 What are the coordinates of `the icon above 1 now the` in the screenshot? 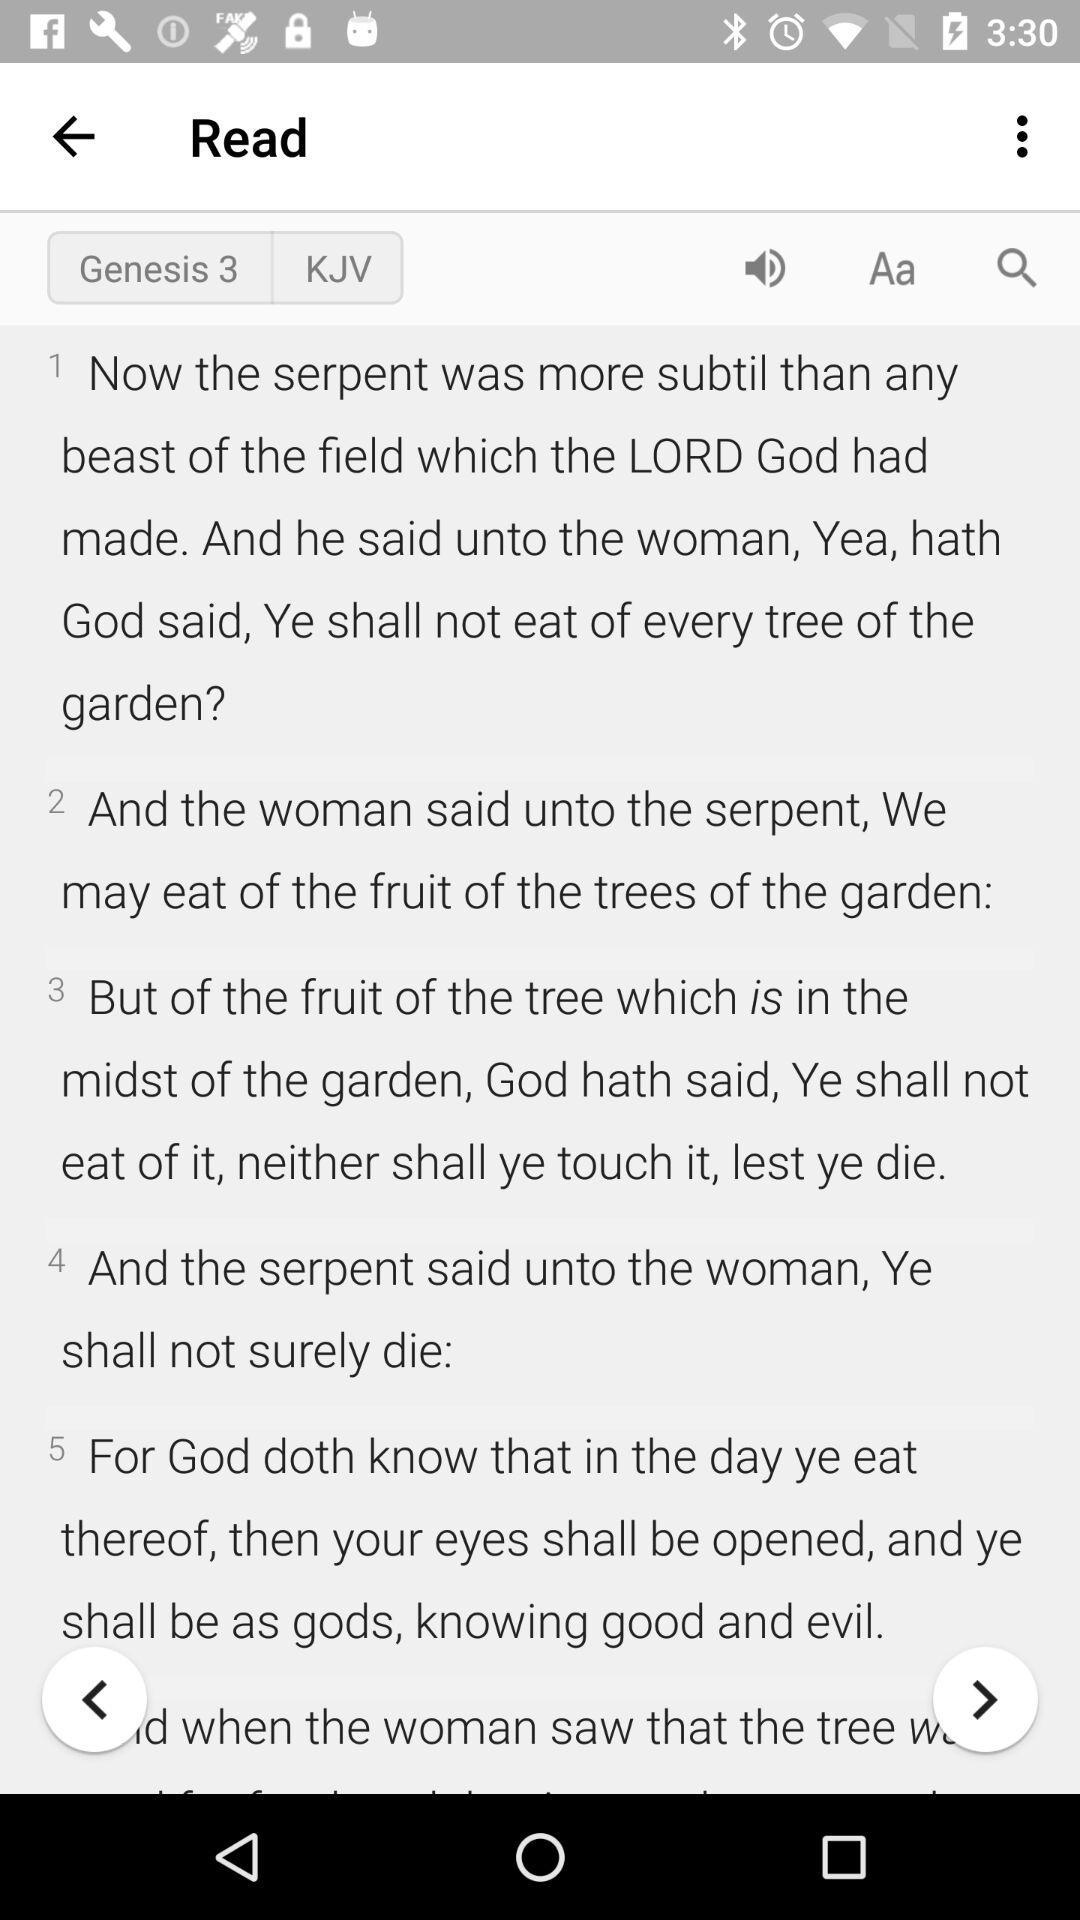 It's located at (764, 266).